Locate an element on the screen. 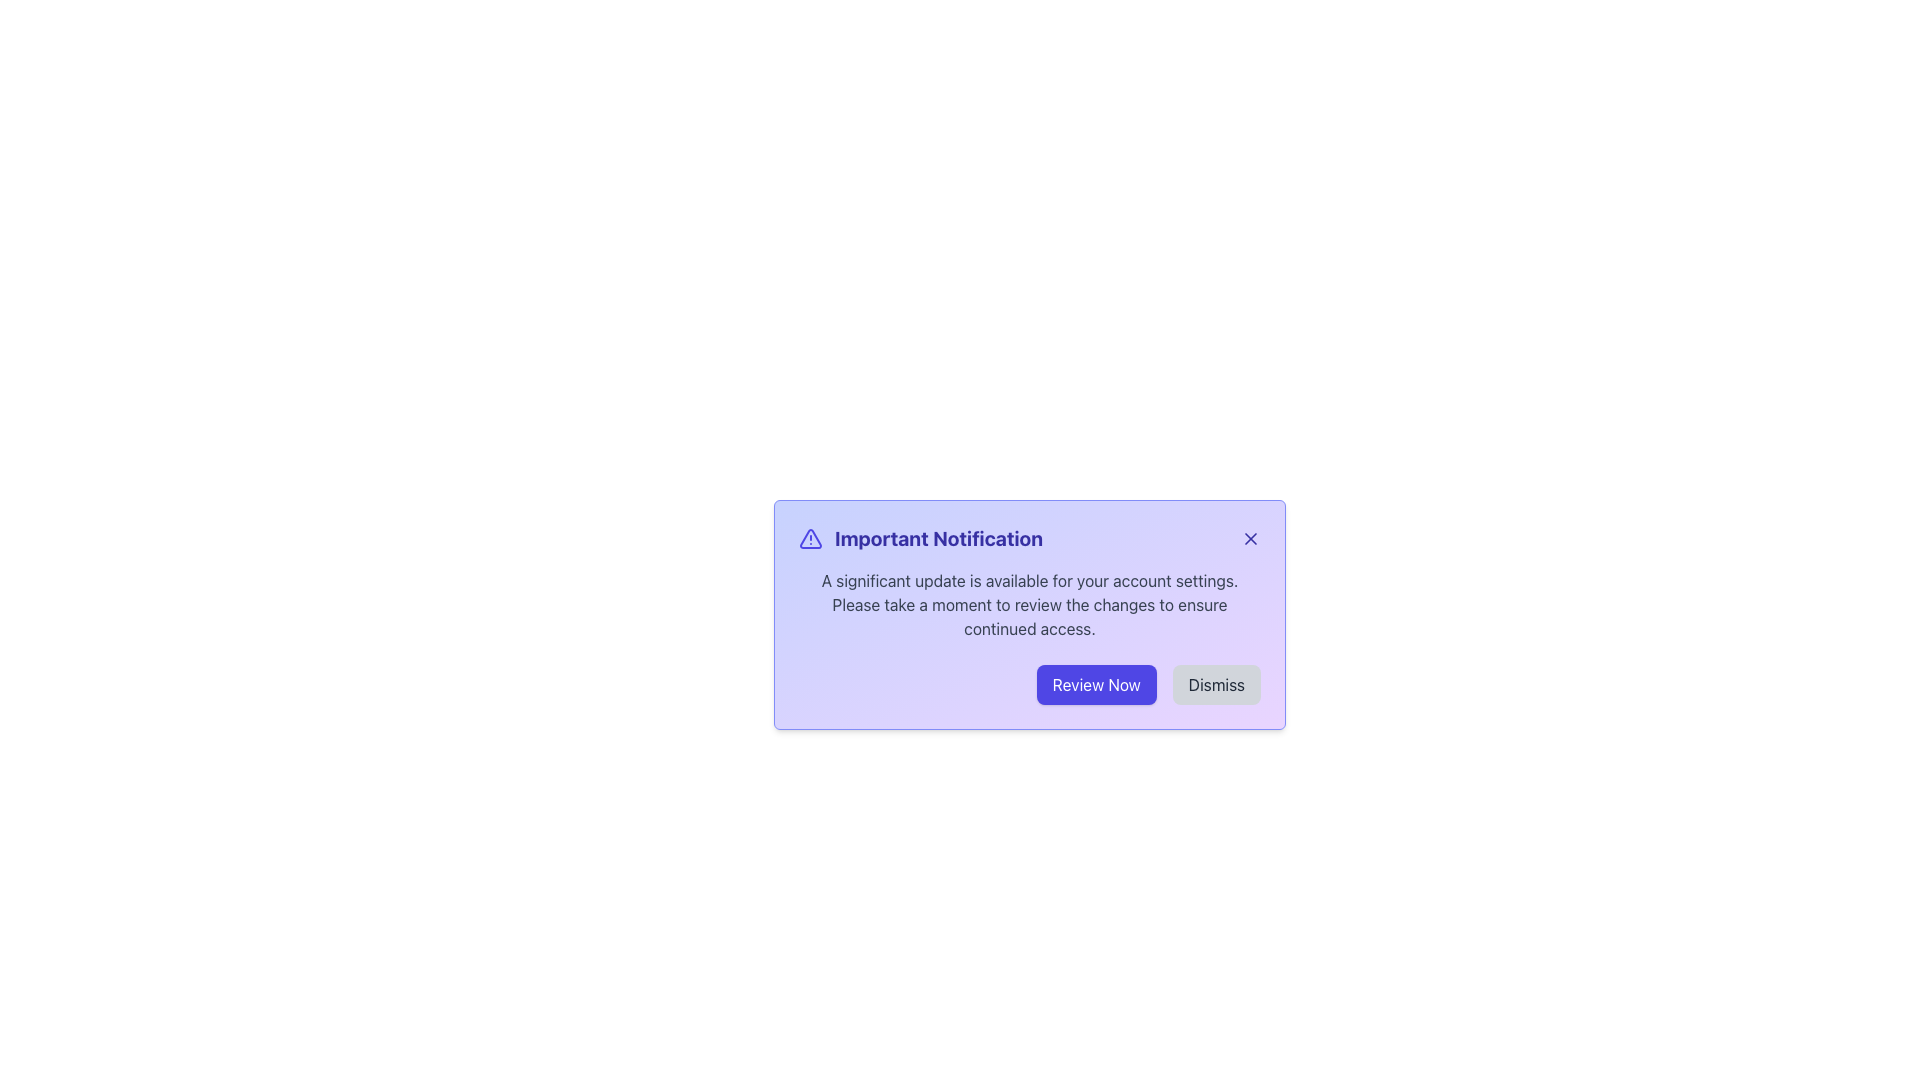  the dismiss button located at the bottom-right corner of the notification dialog box is located at coordinates (1215, 684).